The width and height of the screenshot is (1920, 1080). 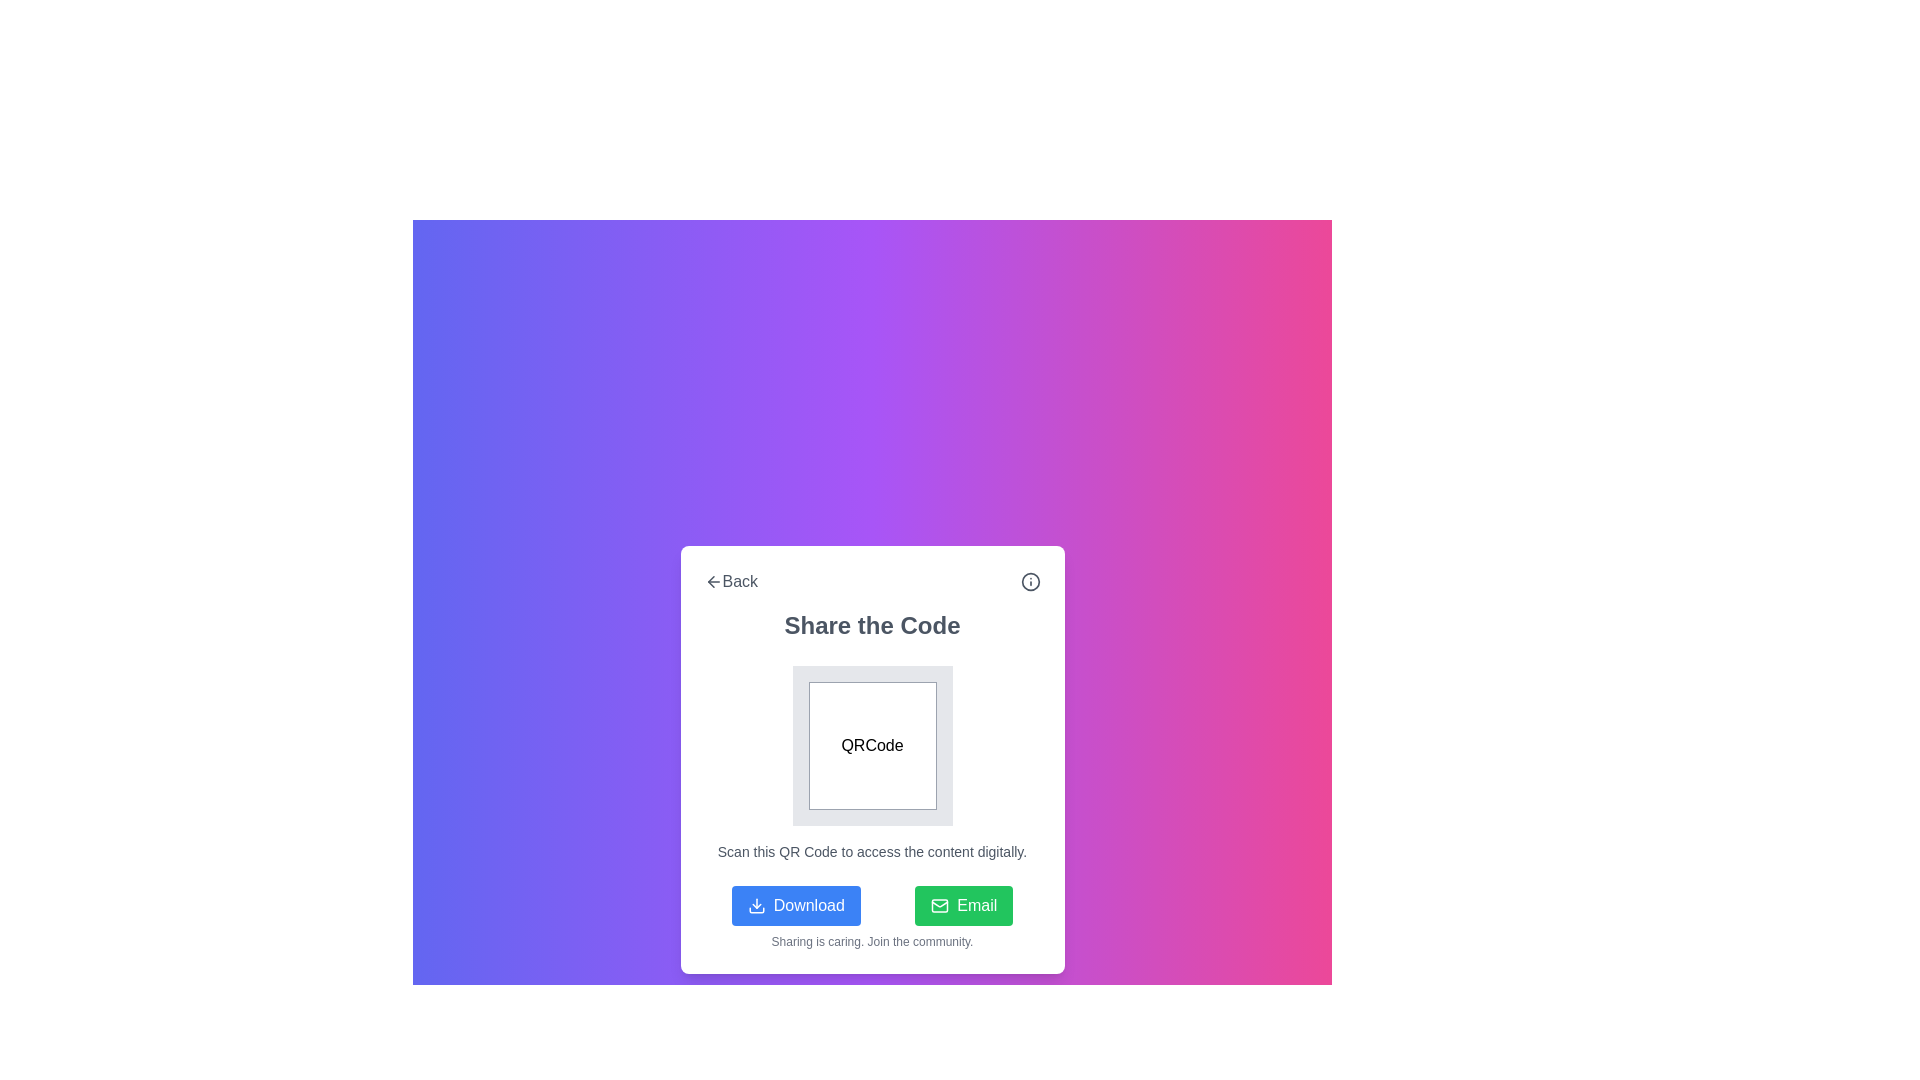 I want to click on the informational help icon located at the top-right corner of the header section, to the right of the 'Back' button, so click(x=1030, y=582).